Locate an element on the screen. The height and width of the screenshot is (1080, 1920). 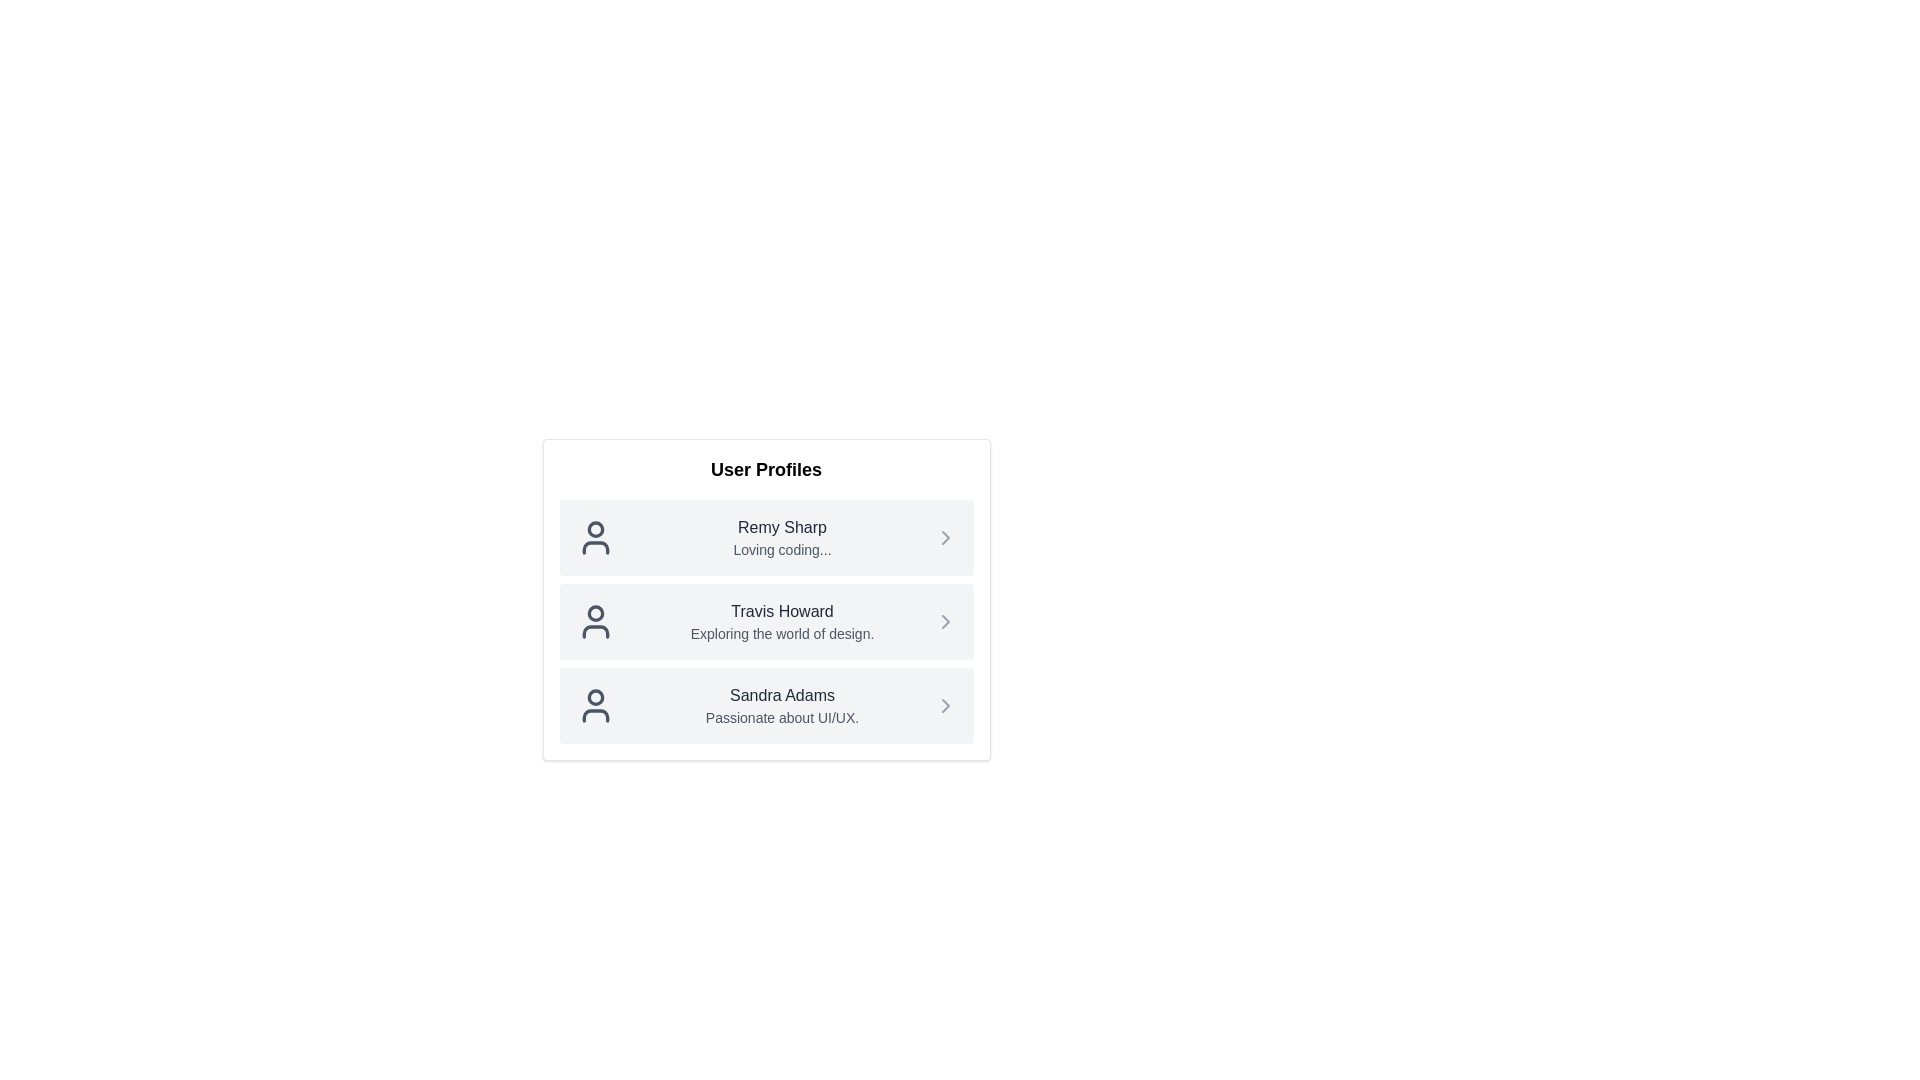
the arrowhead of the chevron icon located at the rightmost side of the second list item labeled 'Travis Howard' in the user profile list is located at coordinates (944, 620).